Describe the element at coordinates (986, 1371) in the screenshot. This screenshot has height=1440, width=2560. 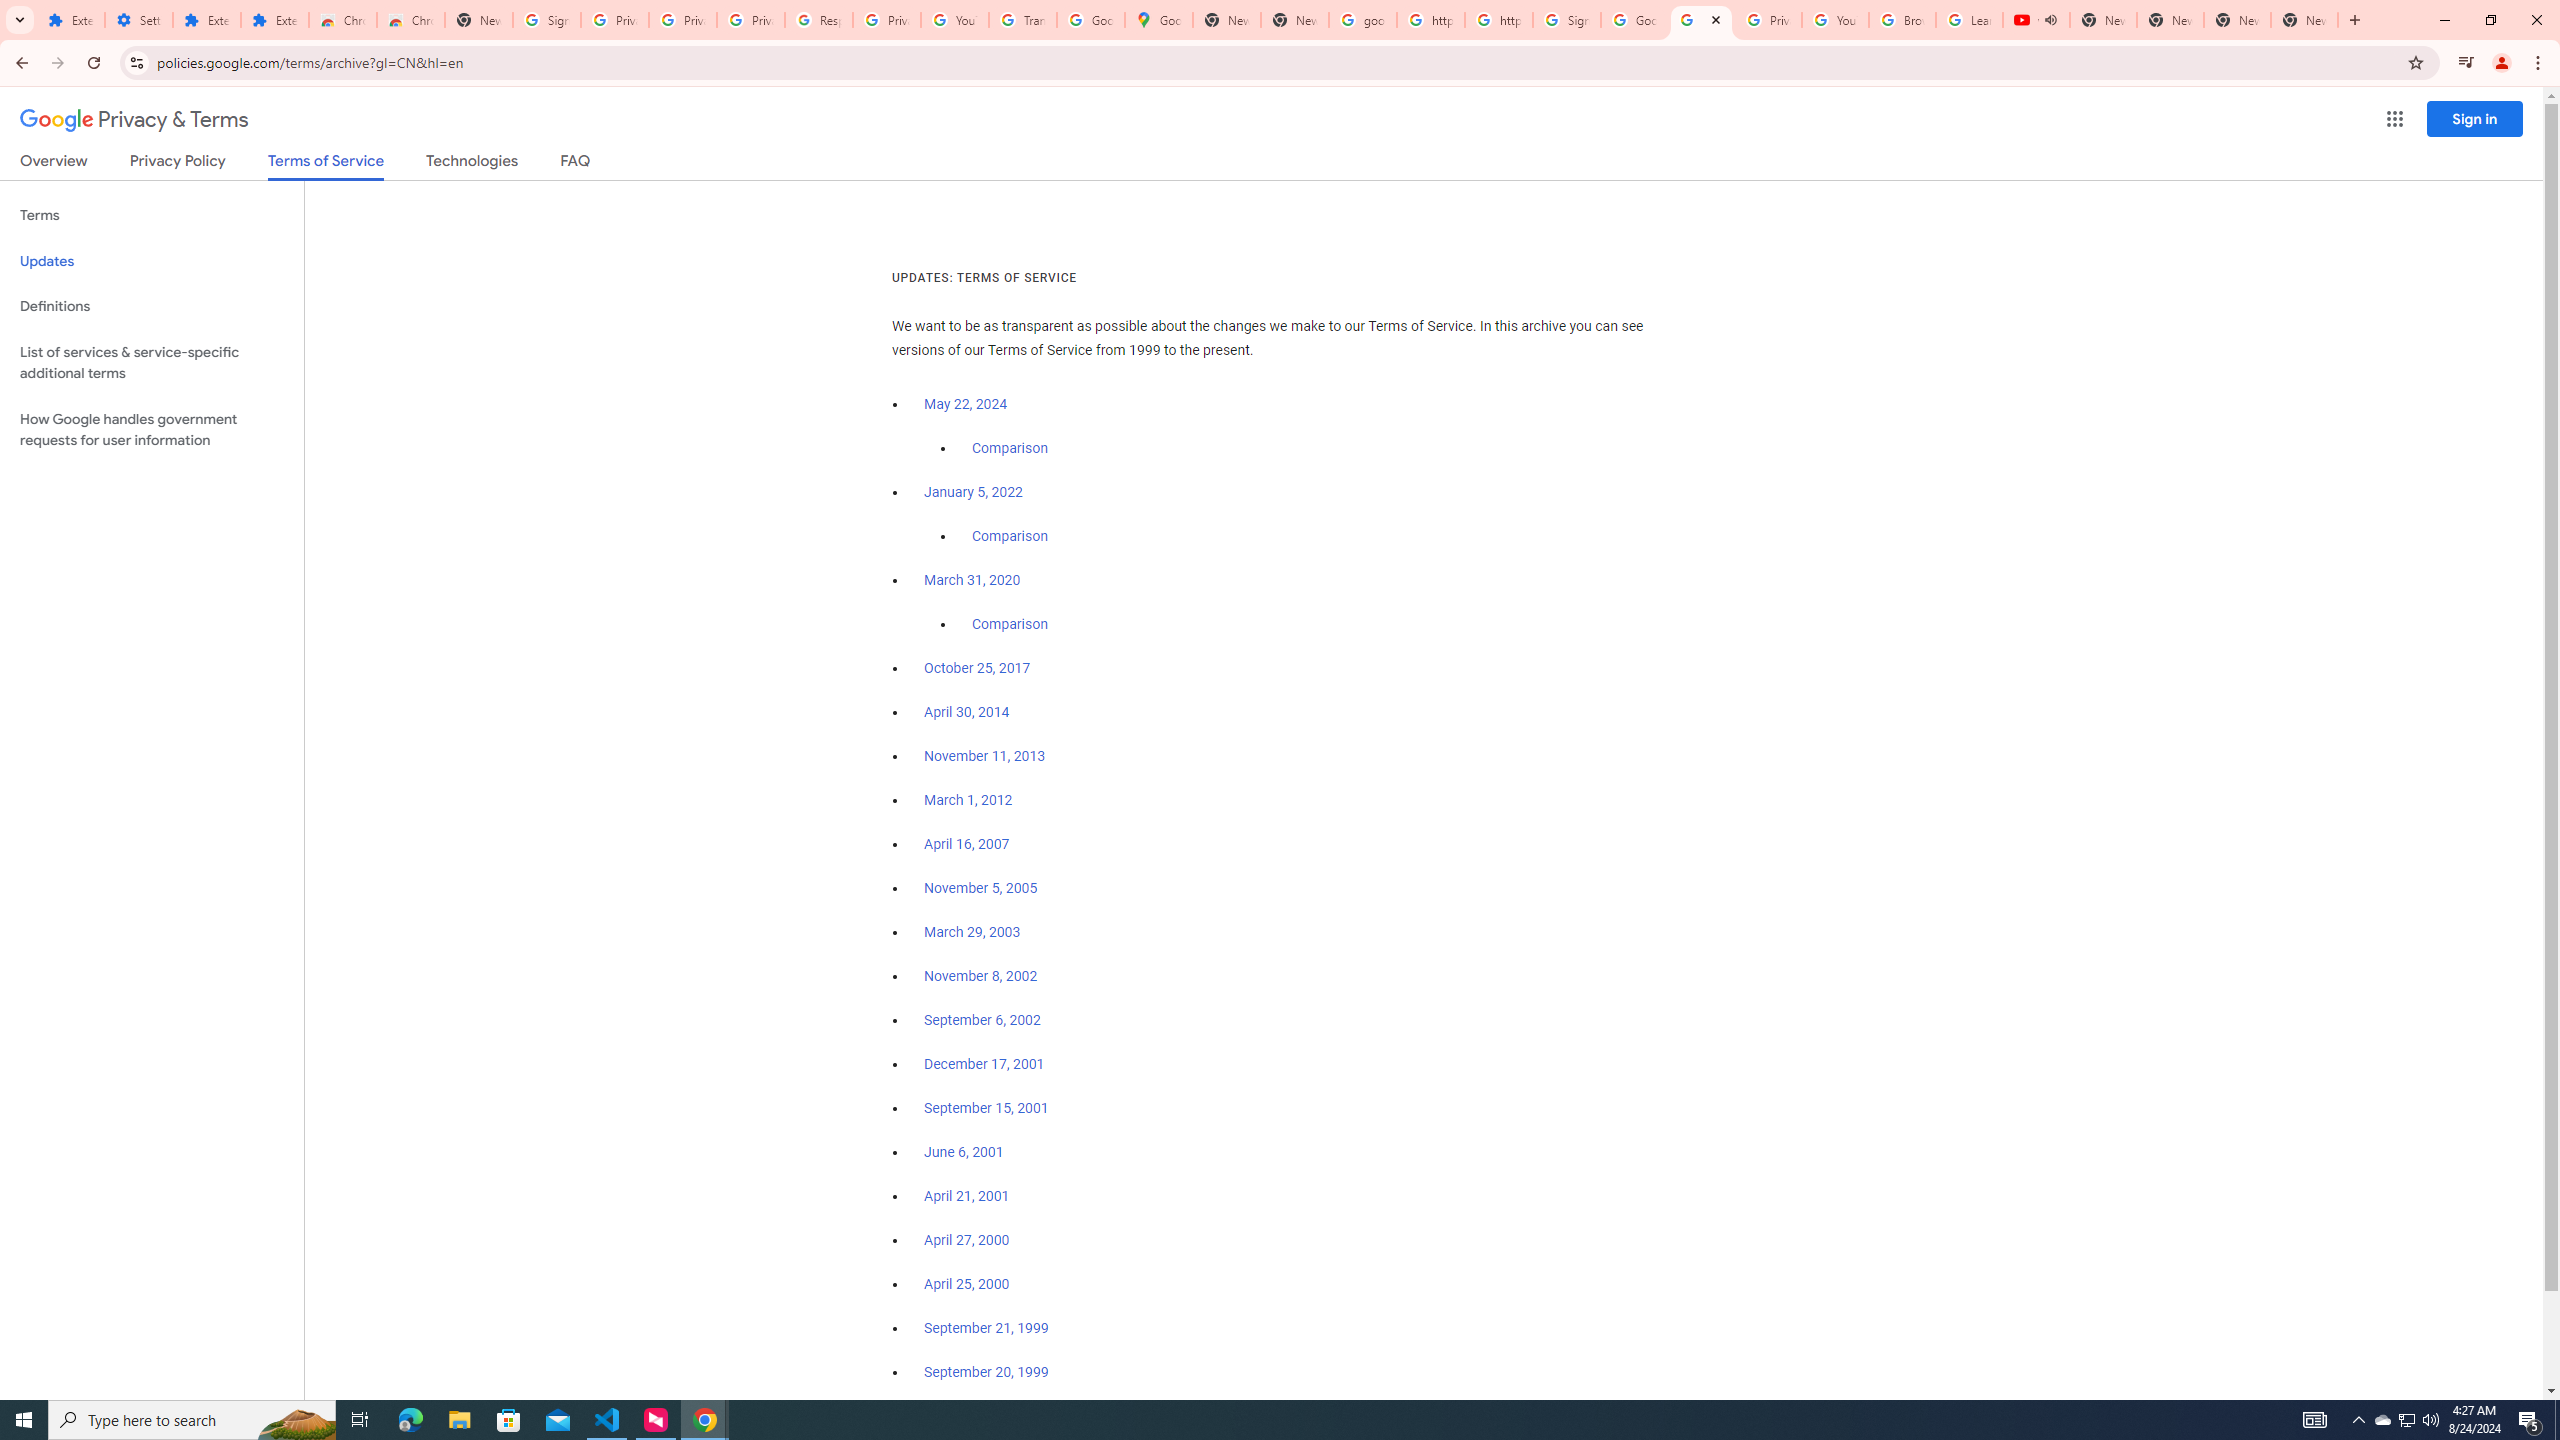
I see `'September 20, 1999'` at that location.